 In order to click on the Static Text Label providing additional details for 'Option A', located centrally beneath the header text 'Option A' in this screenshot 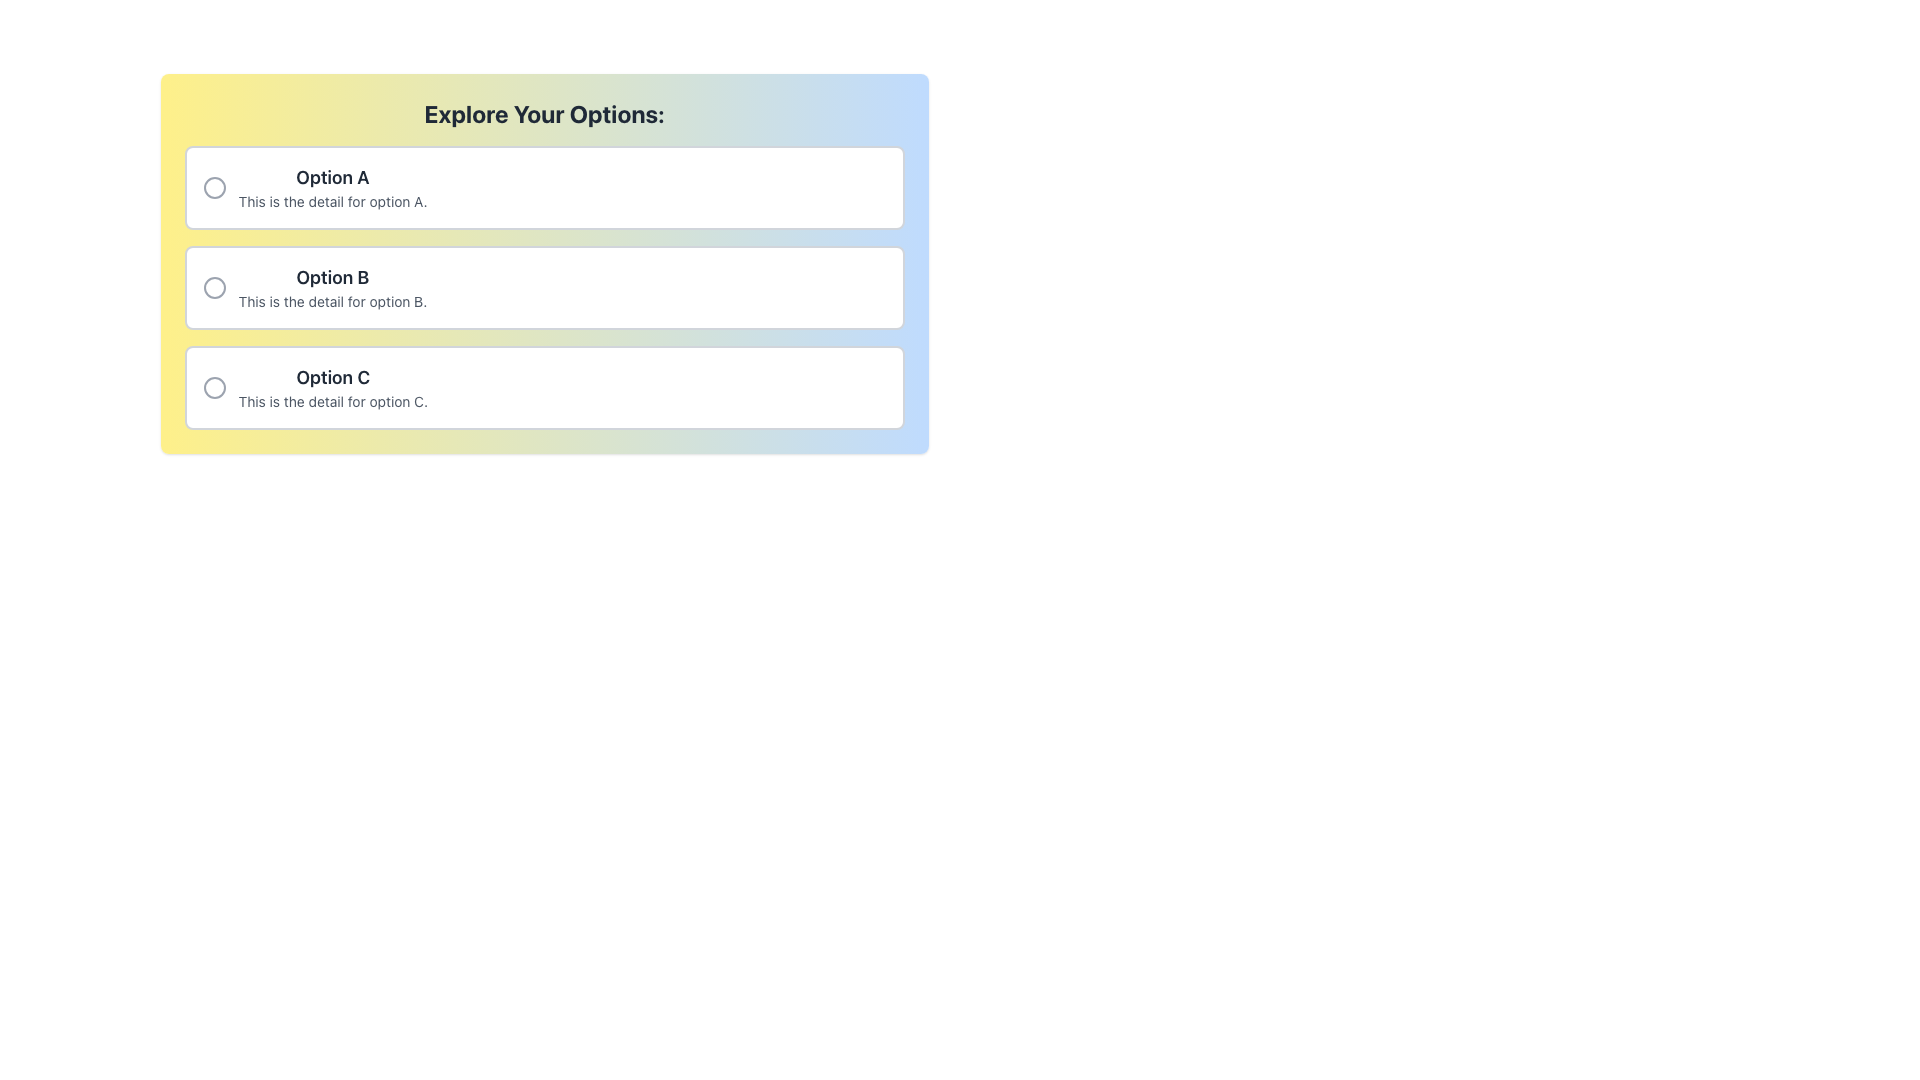, I will do `click(332, 201)`.